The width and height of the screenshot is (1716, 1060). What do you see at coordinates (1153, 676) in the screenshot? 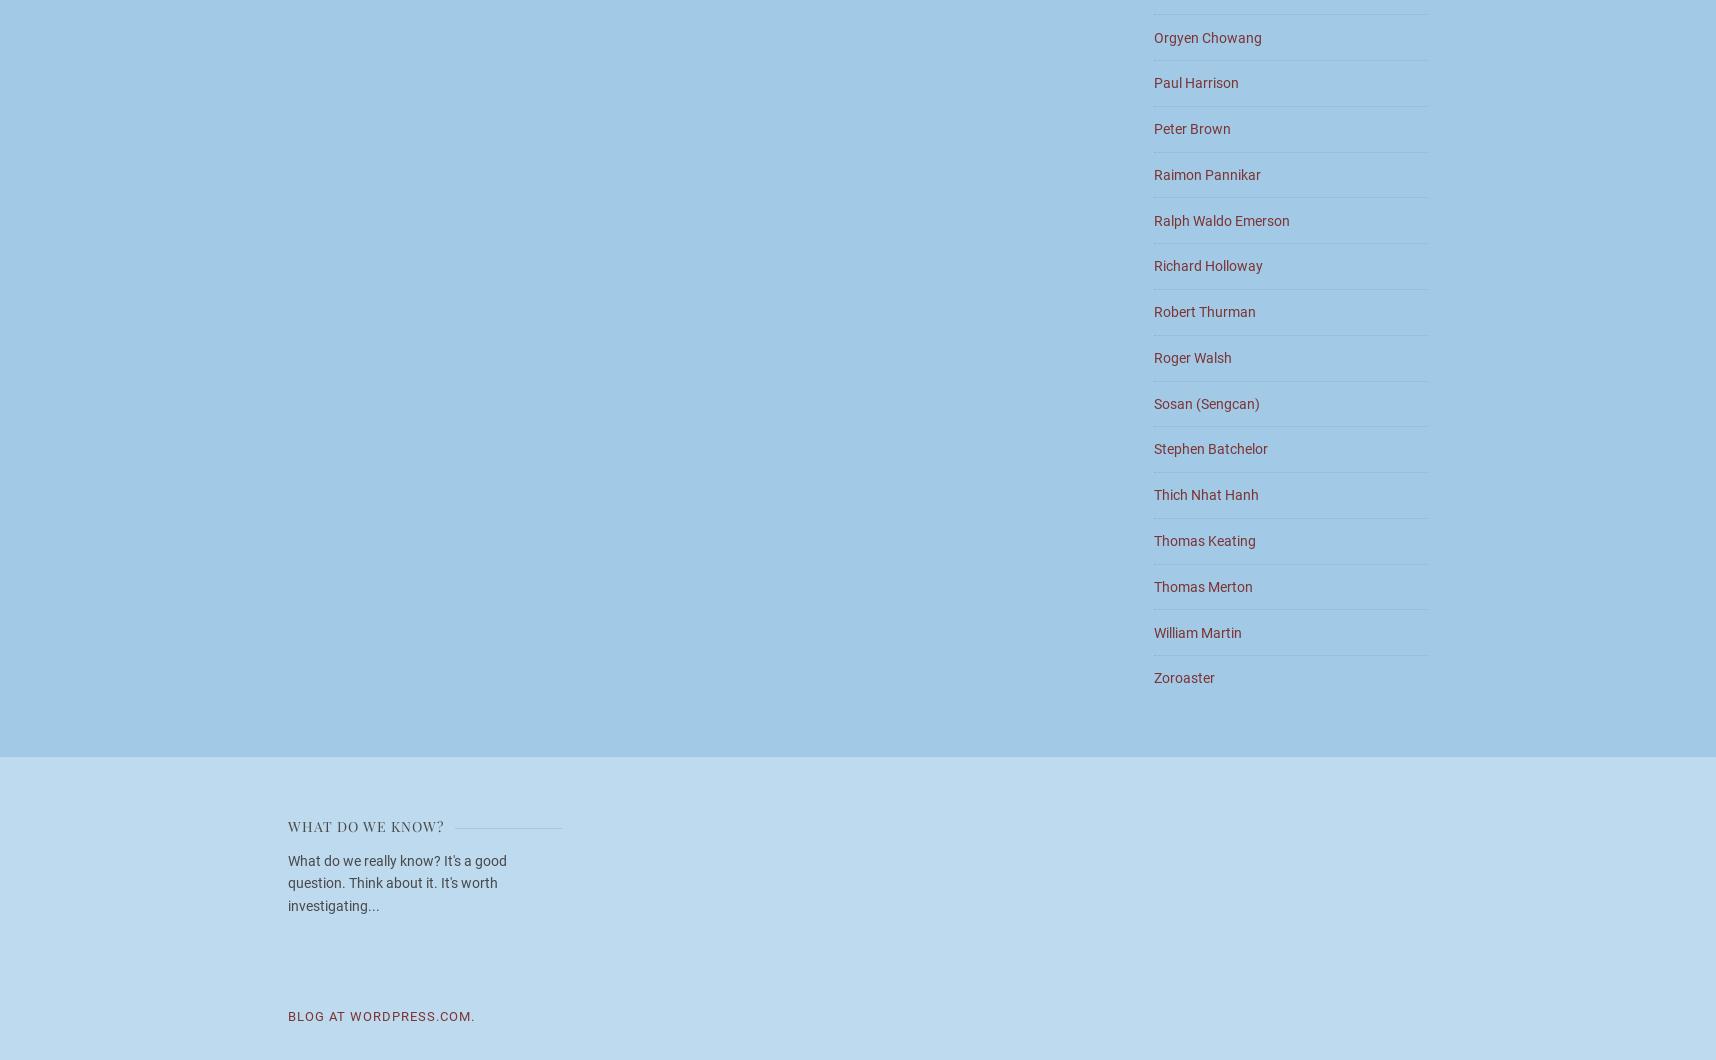
I see `'Zoroaster'` at bounding box center [1153, 676].